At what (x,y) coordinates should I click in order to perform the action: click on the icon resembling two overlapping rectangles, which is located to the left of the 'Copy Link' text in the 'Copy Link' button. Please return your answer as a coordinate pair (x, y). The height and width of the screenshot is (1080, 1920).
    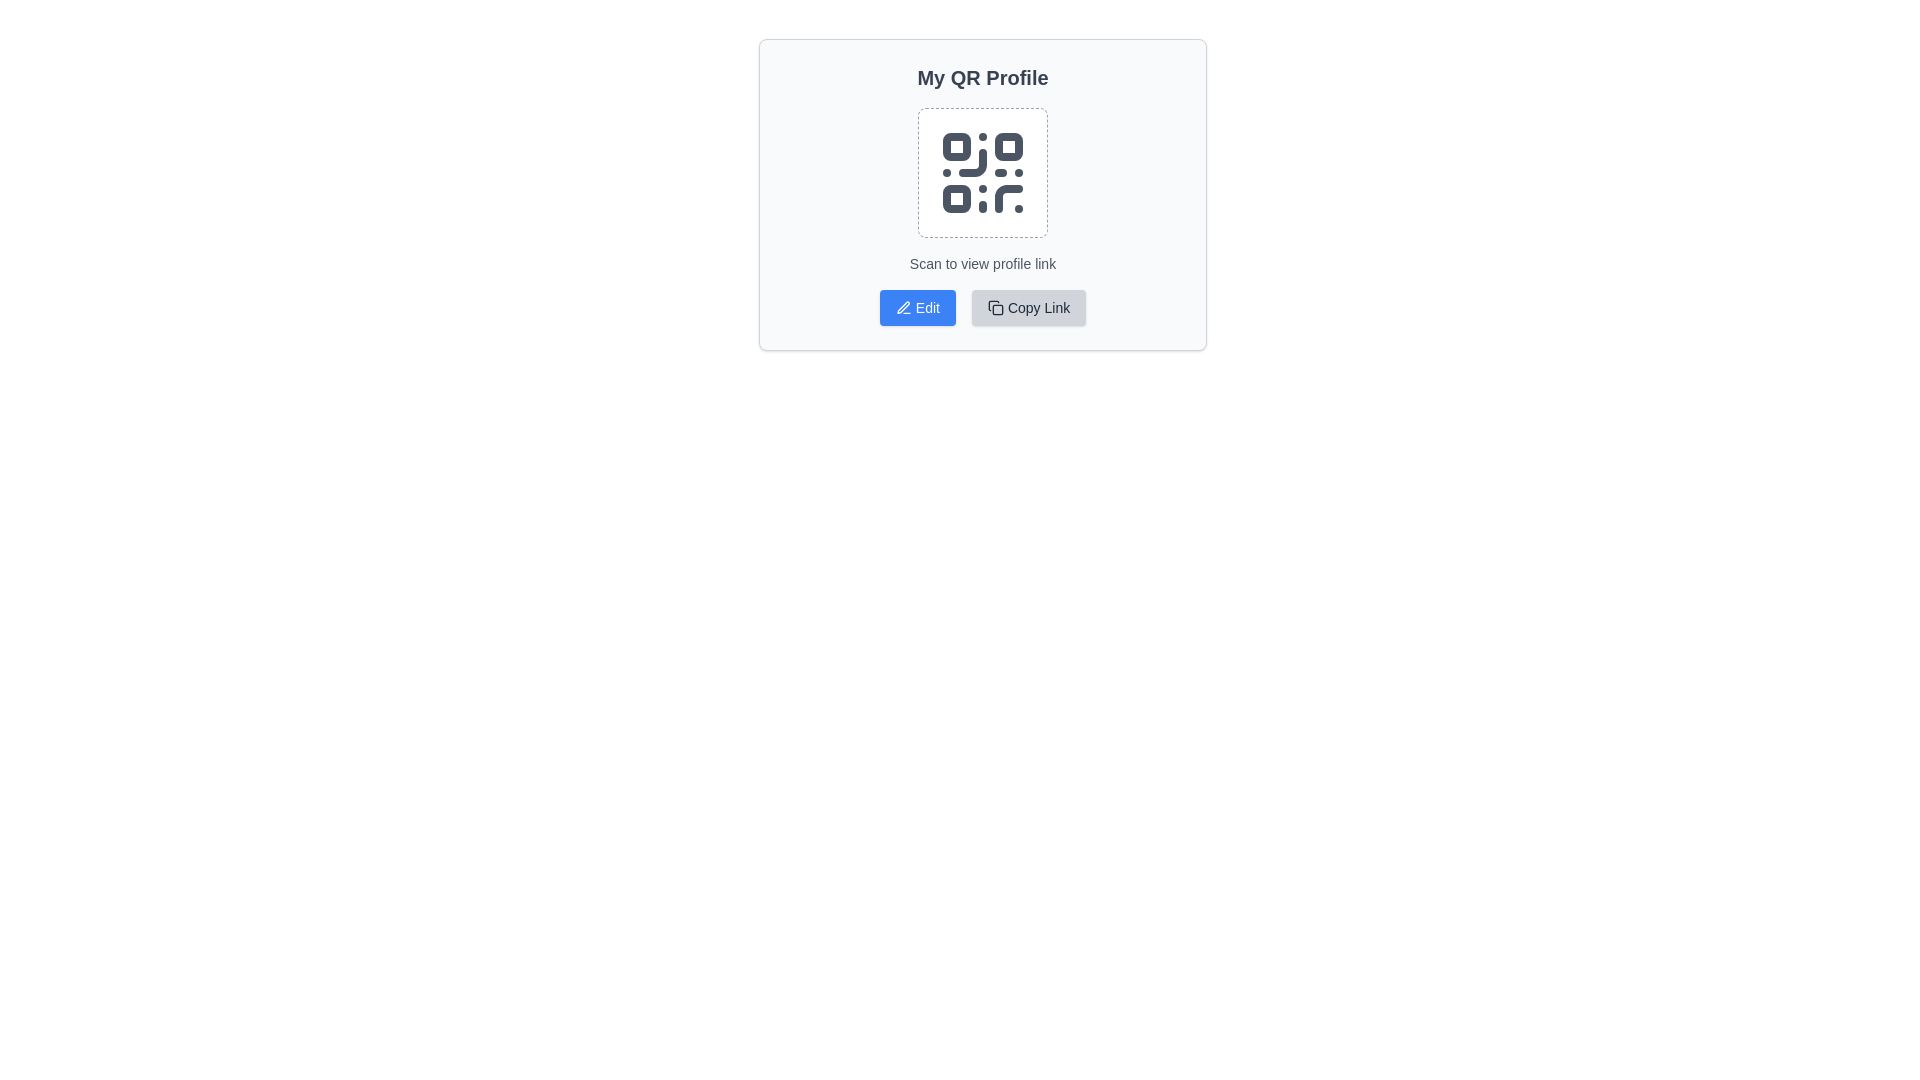
    Looking at the image, I should click on (995, 308).